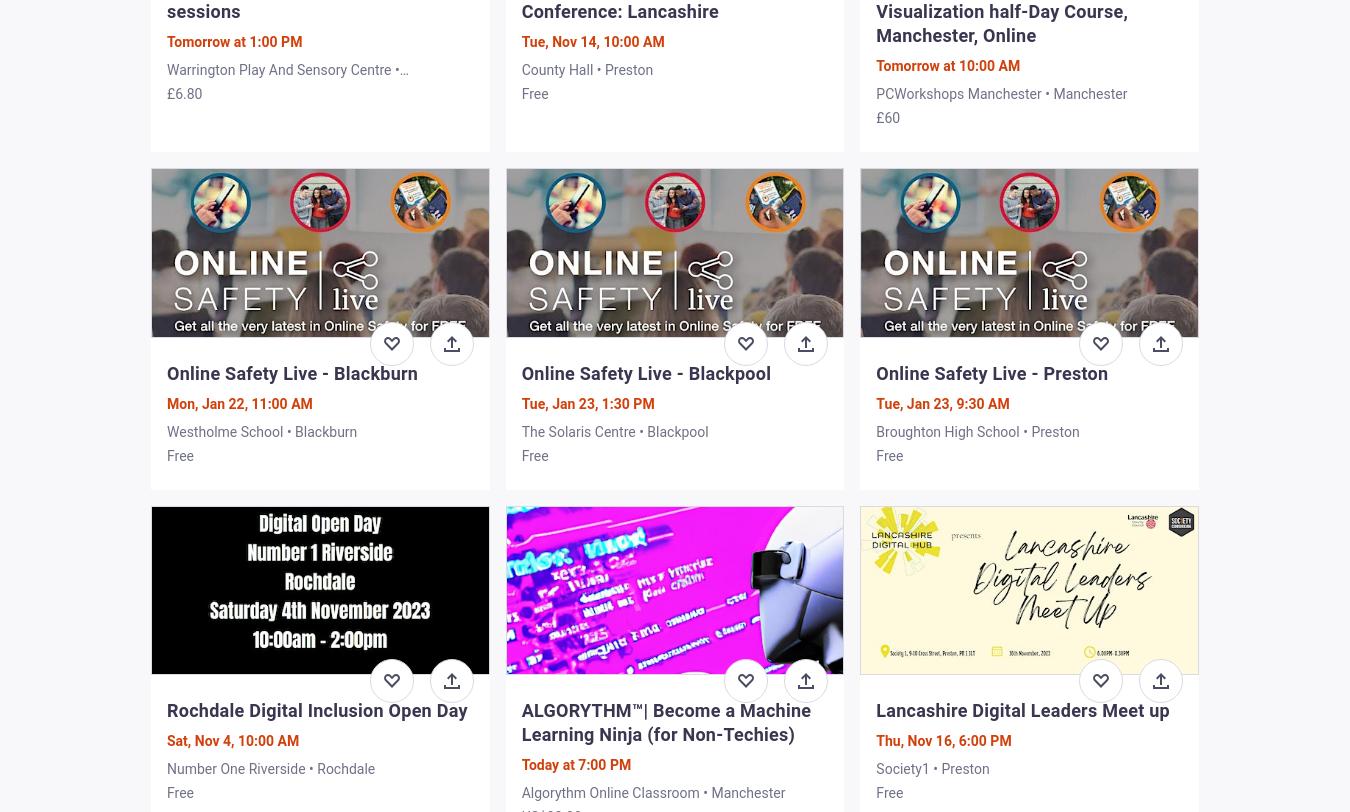 The height and width of the screenshot is (812, 1350). What do you see at coordinates (587, 402) in the screenshot?
I see `'Tue, Jan 23, 1:30 PM'` at bounding box center [587, 402].